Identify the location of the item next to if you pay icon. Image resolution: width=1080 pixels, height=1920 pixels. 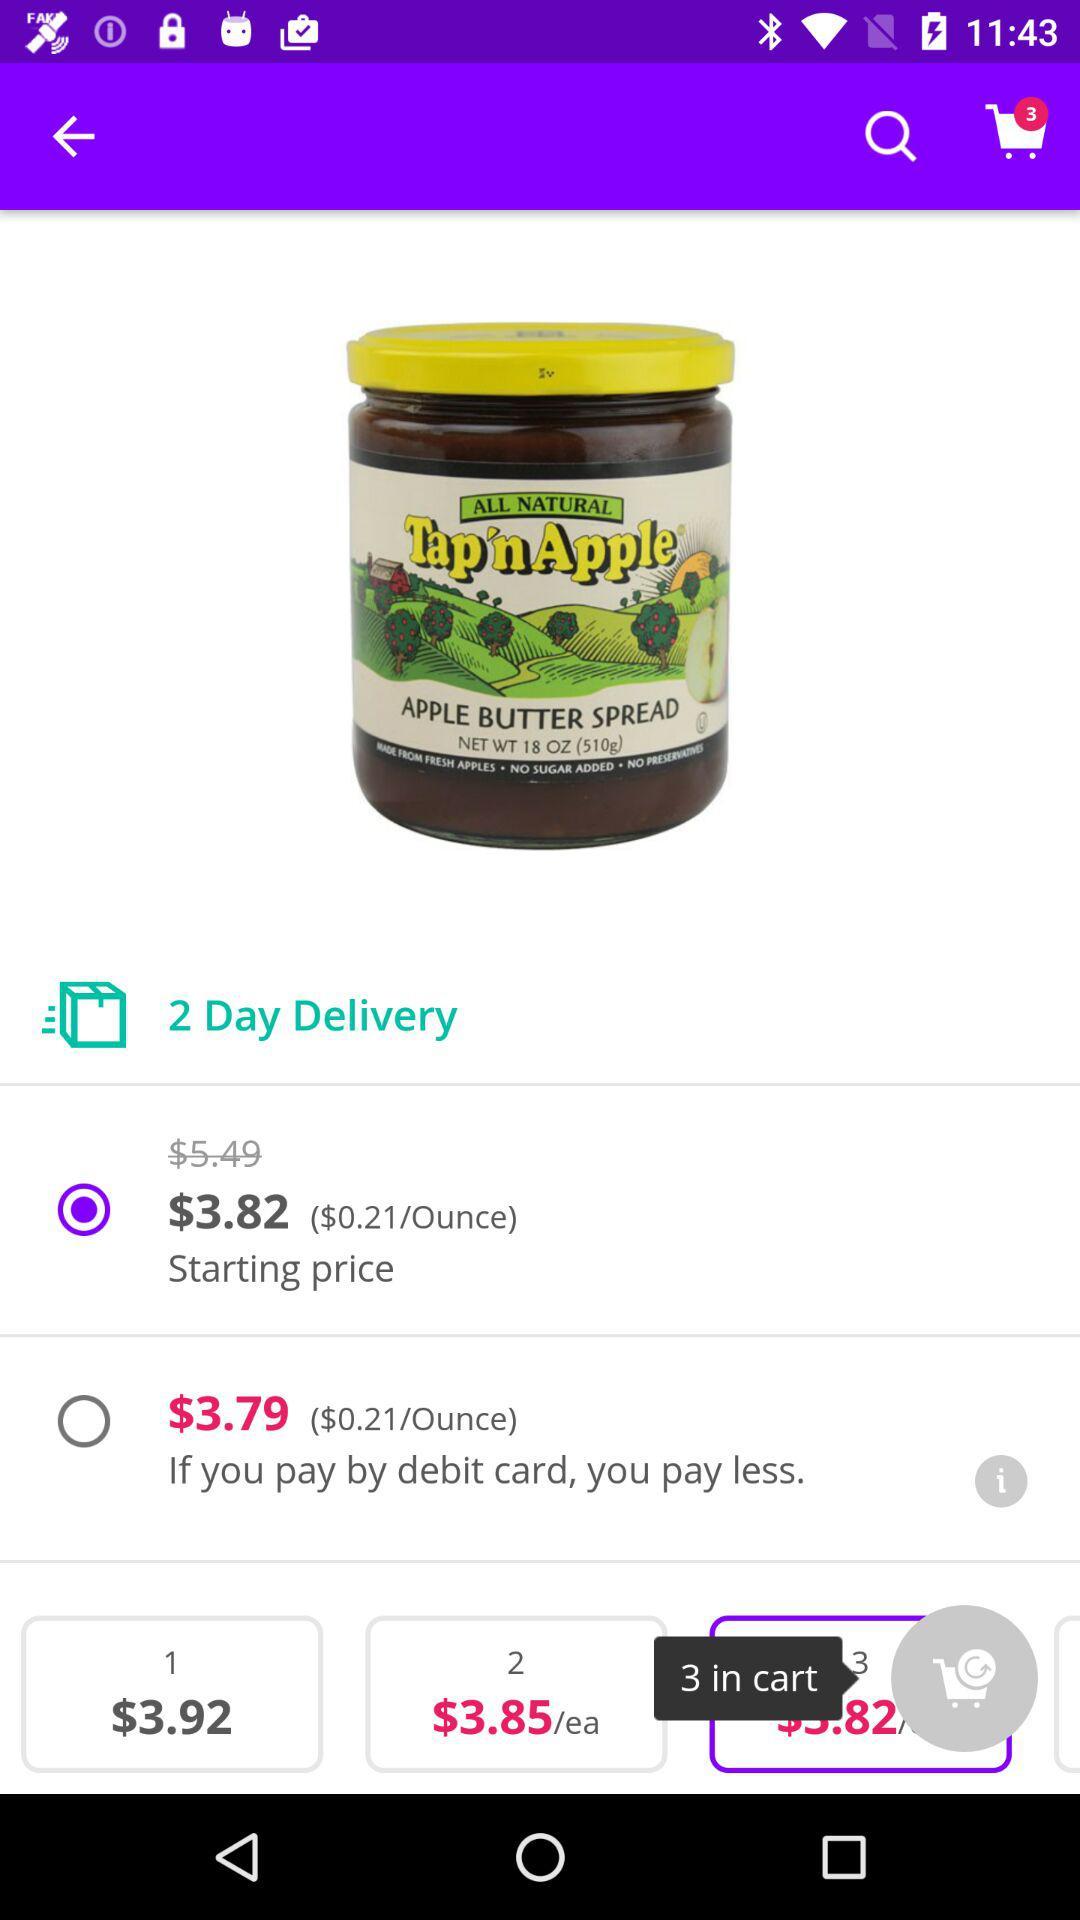
(1001, 1481).